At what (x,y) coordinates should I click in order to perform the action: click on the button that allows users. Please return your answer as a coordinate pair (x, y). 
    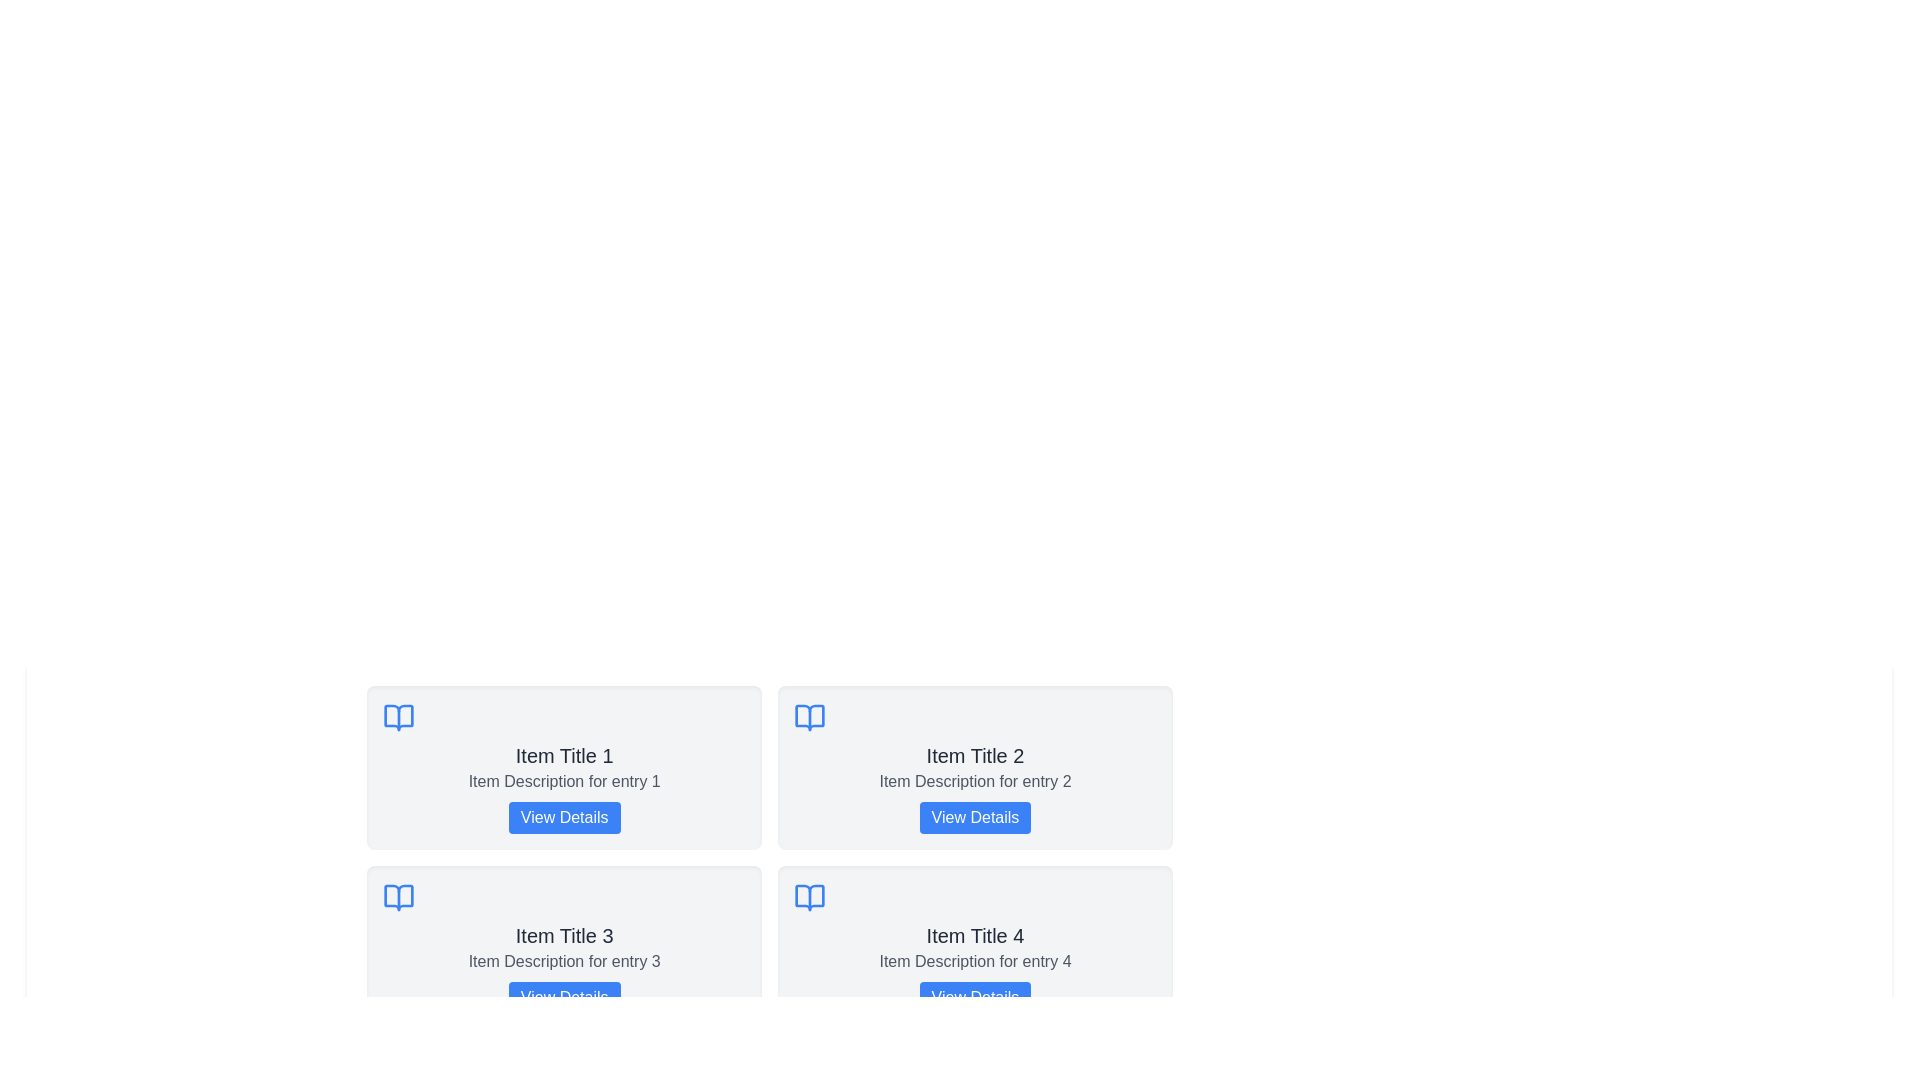
    Looking at the image, I should click on (975, 817).